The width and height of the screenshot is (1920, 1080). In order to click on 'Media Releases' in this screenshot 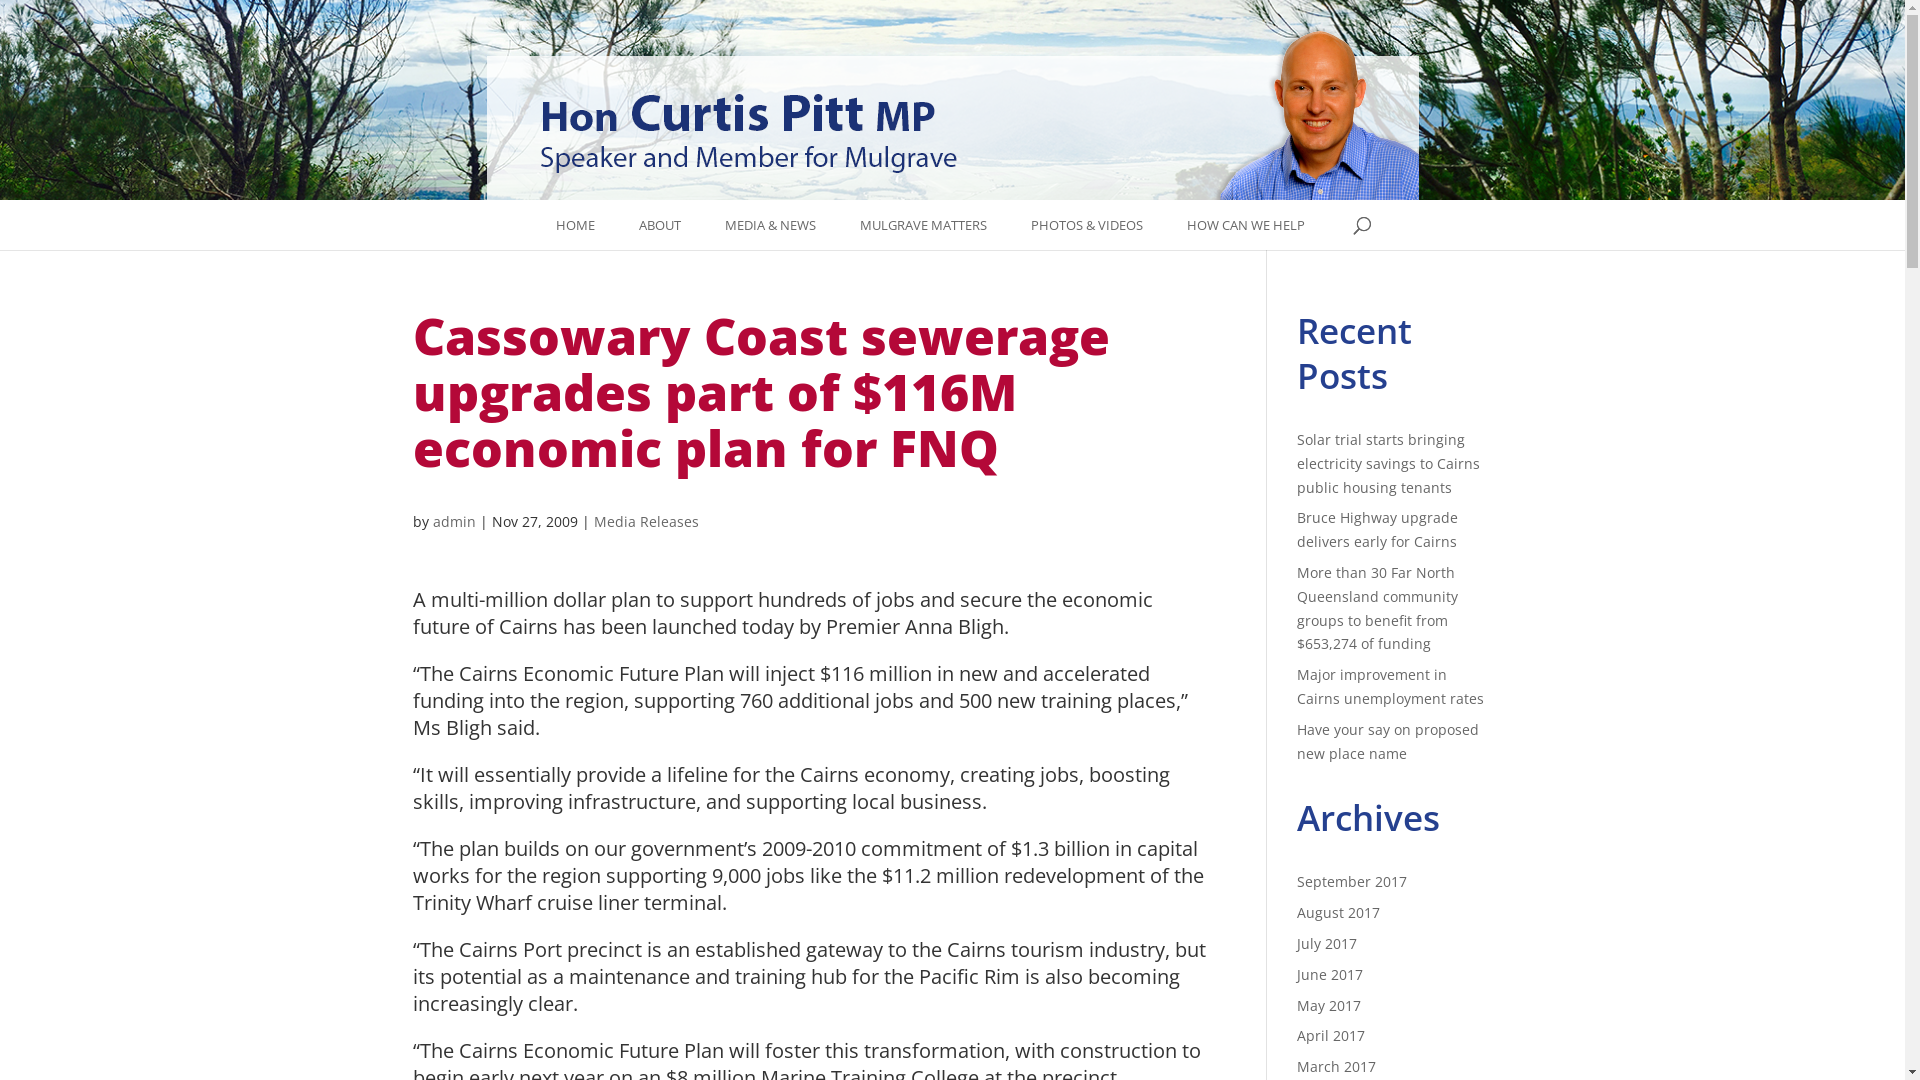, I will do `click(646, 520)`.